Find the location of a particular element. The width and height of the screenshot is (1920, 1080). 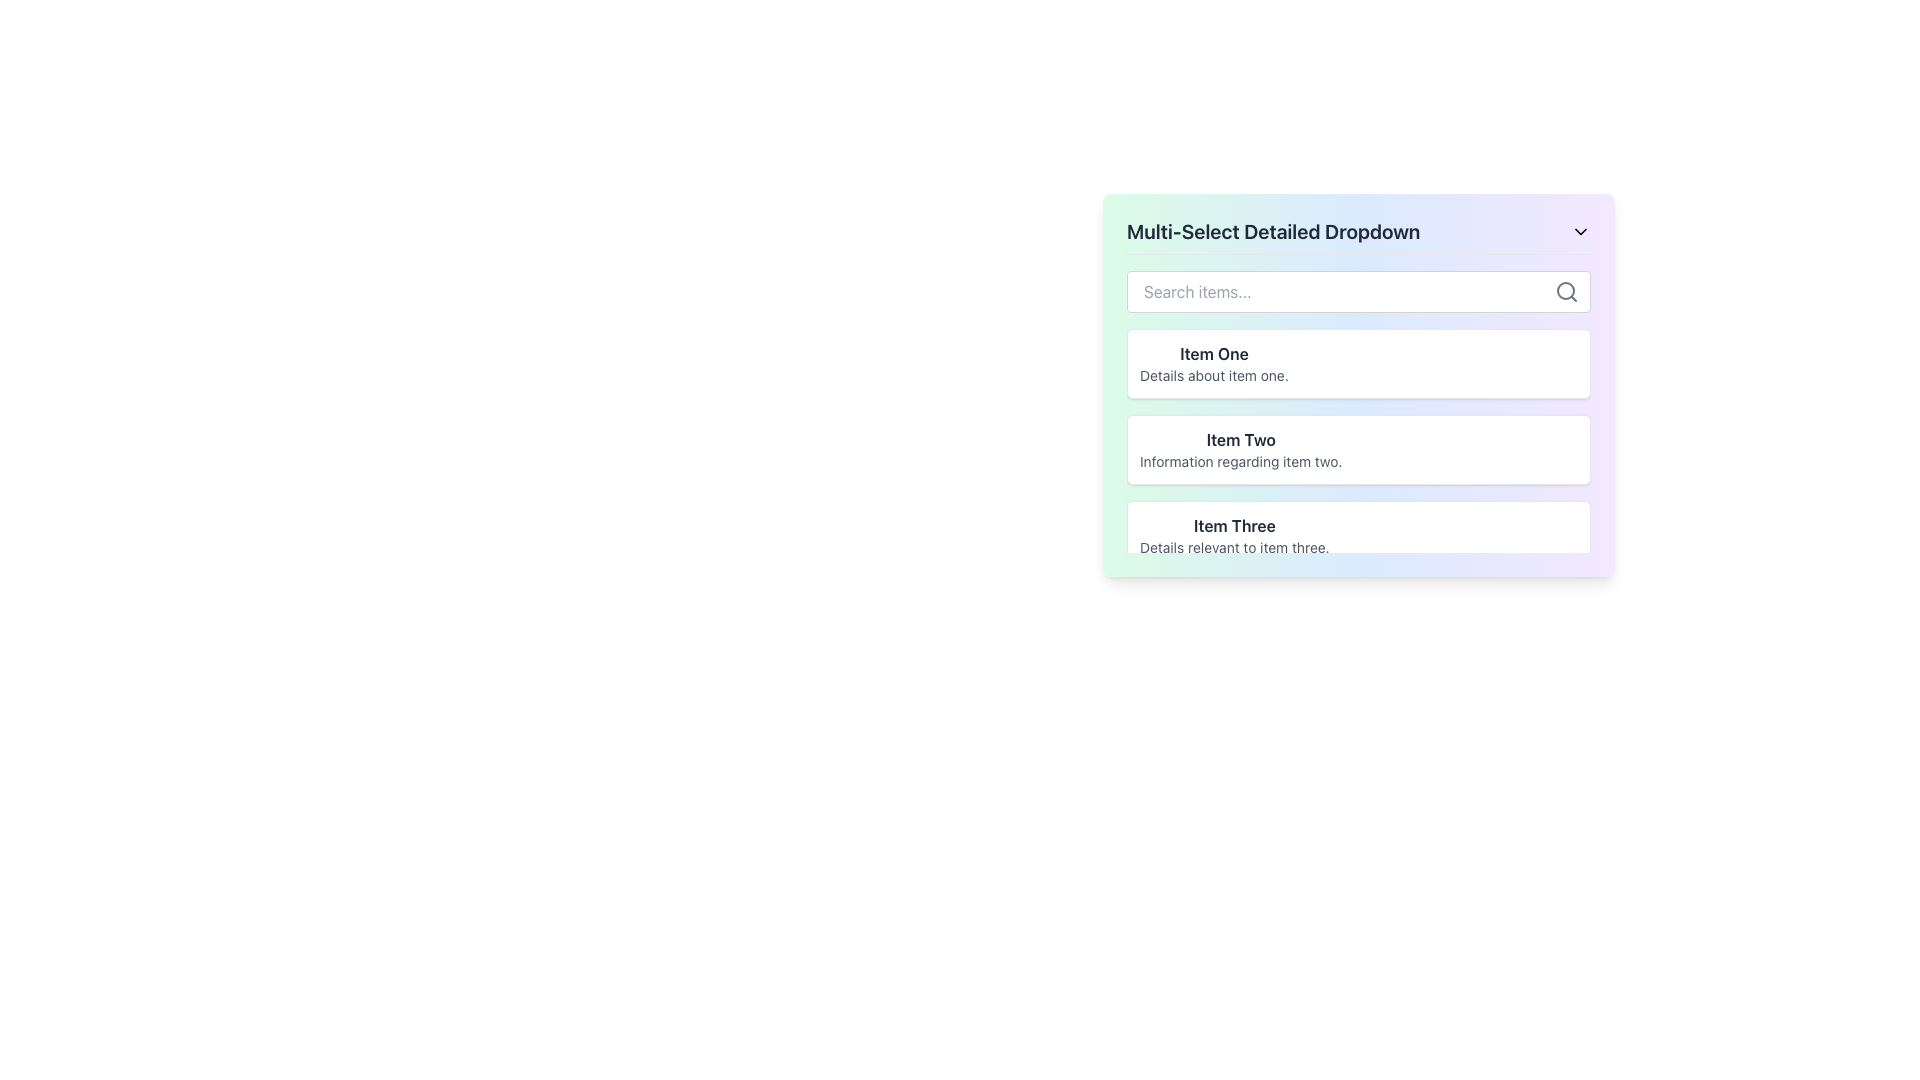

the static text label providing additional information about 'Item Three', located directly beneath the 'Item Three' label in the dropdown list is located at coordinates (1233, 547).